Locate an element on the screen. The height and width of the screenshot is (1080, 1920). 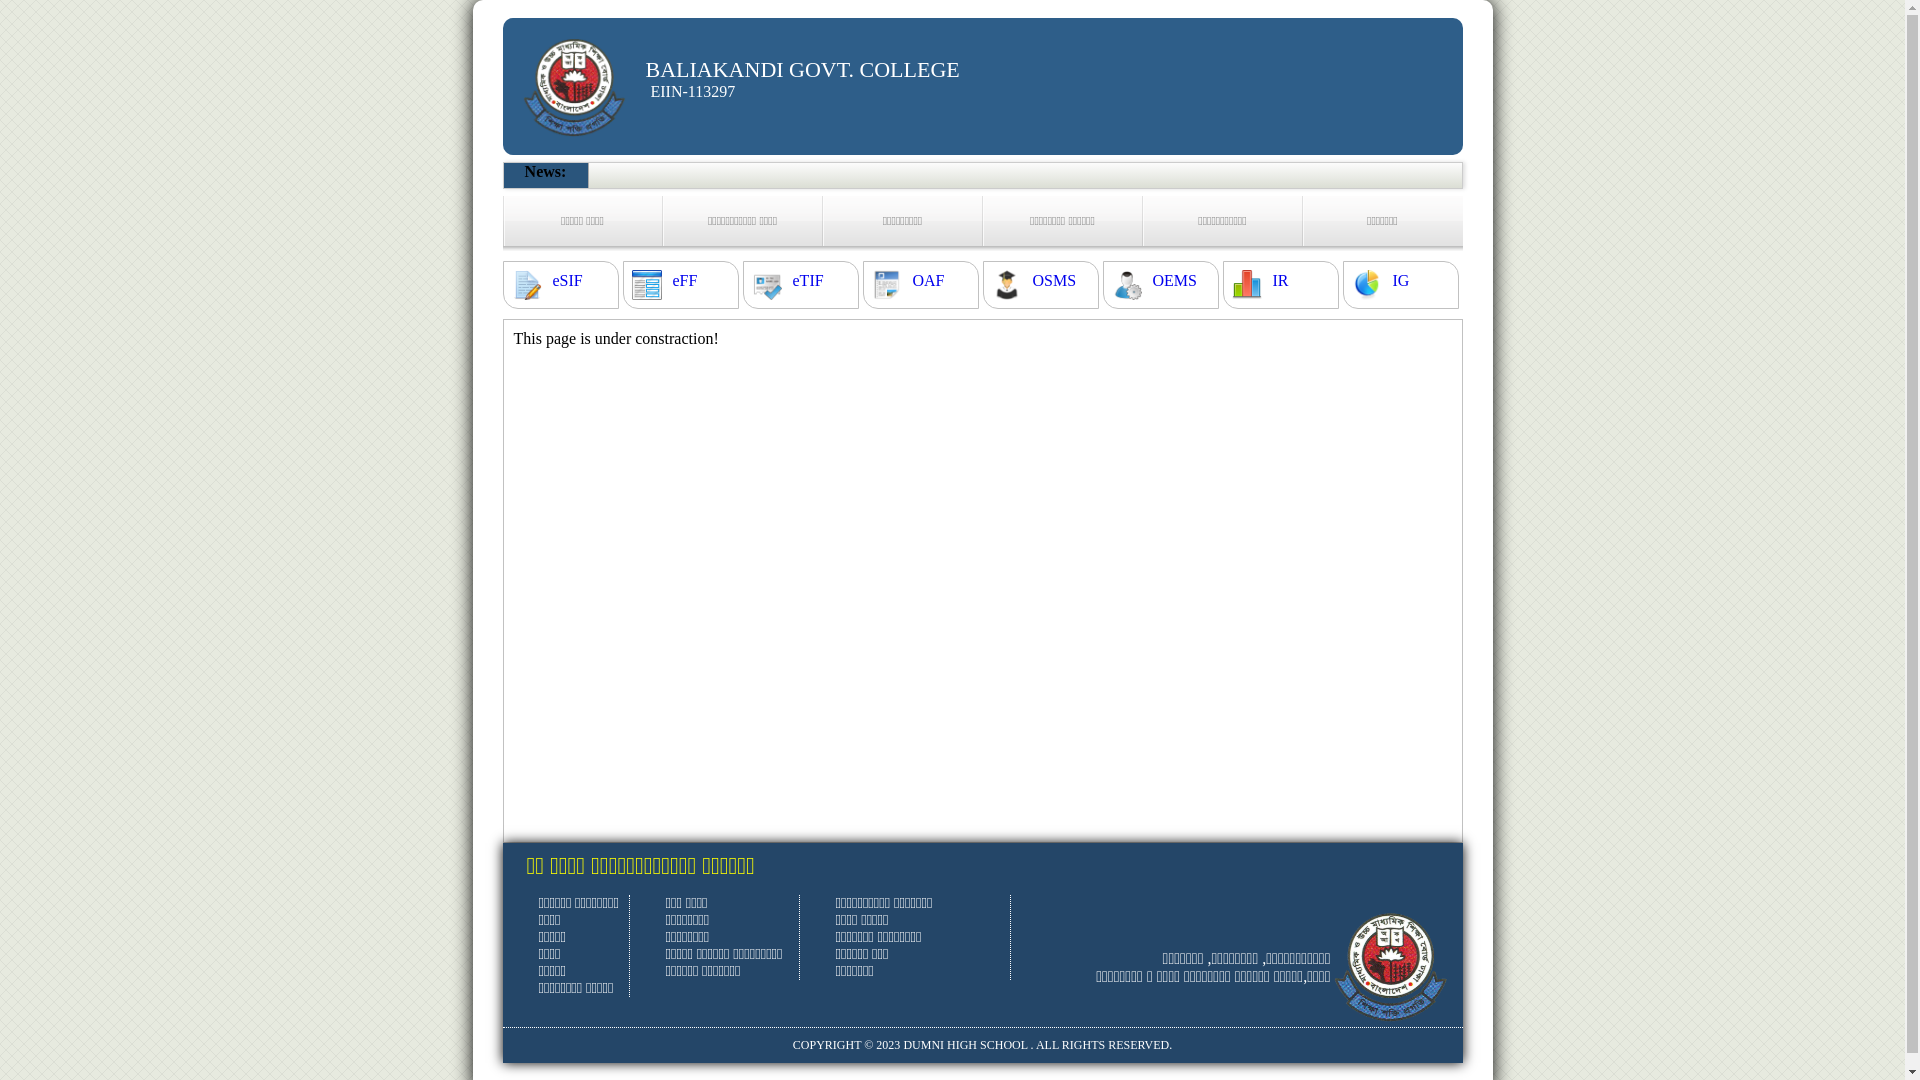
'OEMS' is located at coordinates (1174, 281).